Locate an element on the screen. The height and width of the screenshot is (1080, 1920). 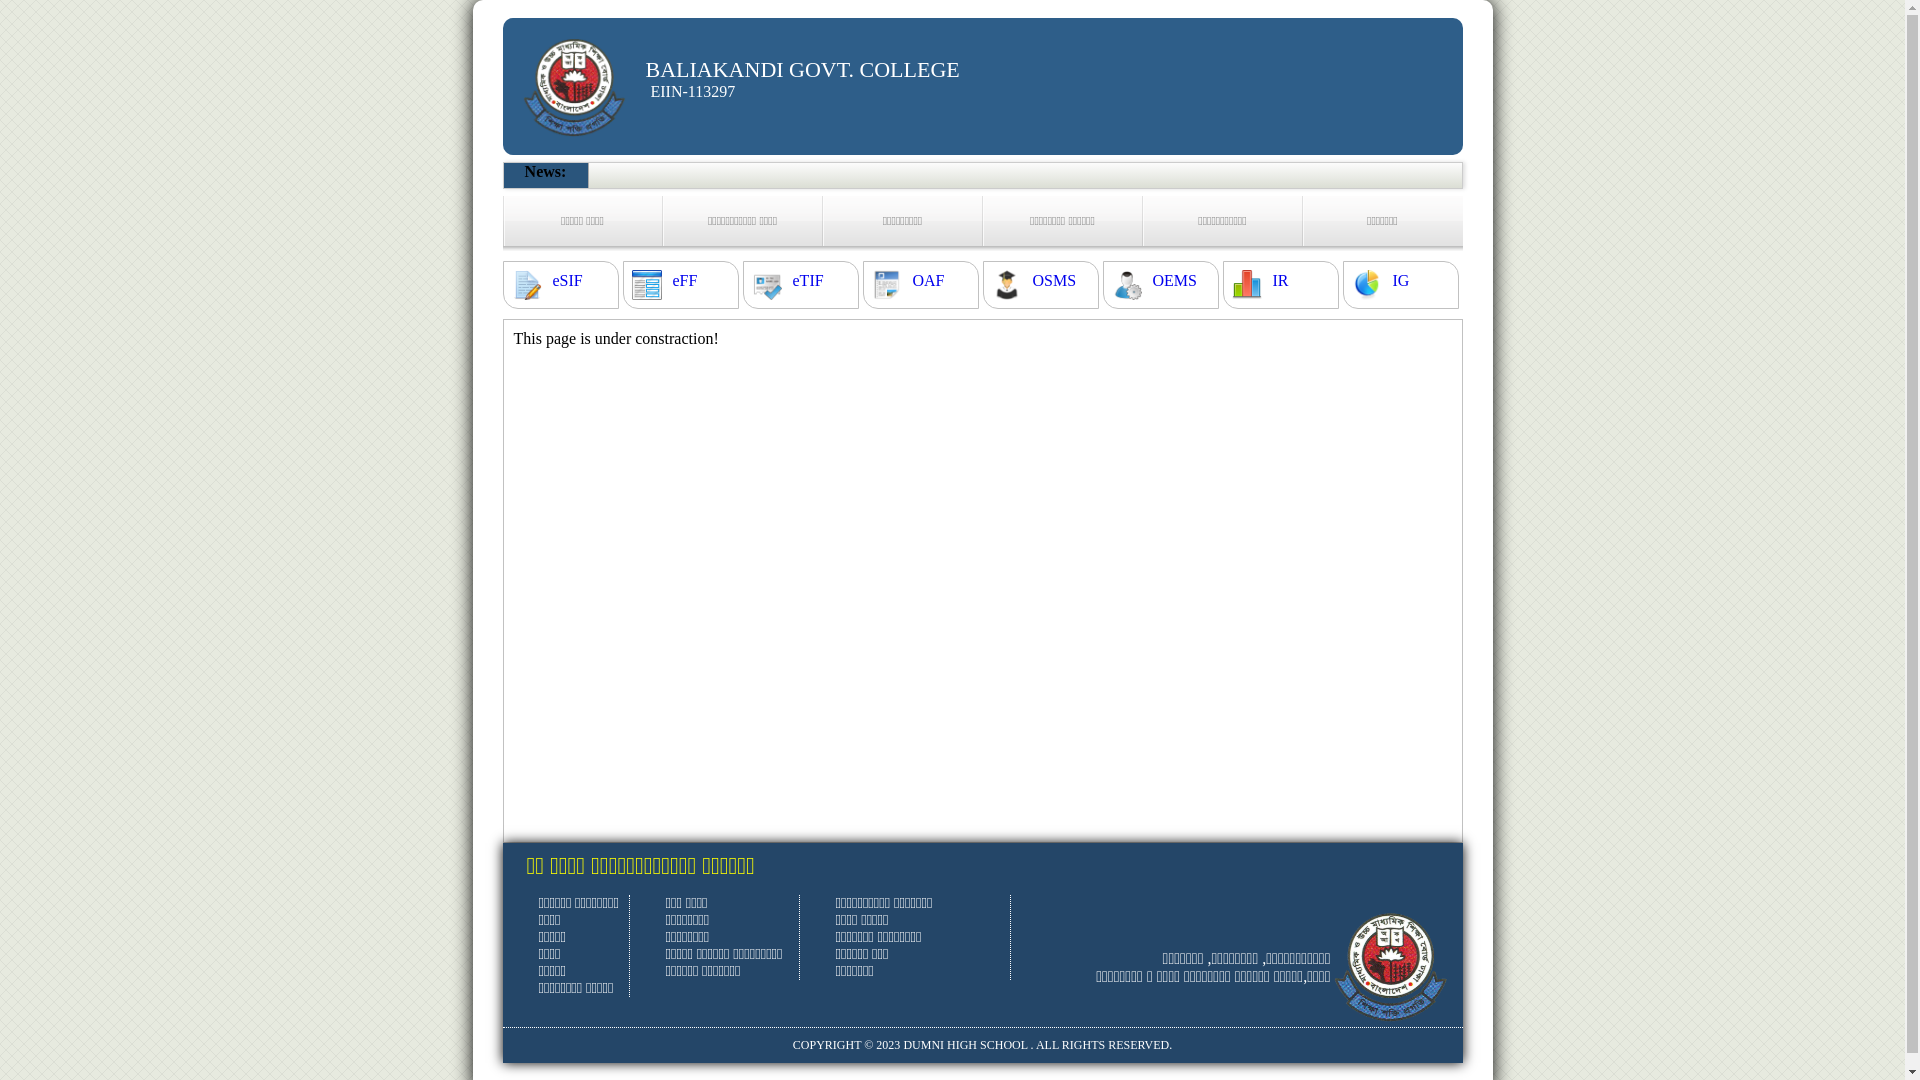
'OEMS' is located at coordinates (1174, 281).